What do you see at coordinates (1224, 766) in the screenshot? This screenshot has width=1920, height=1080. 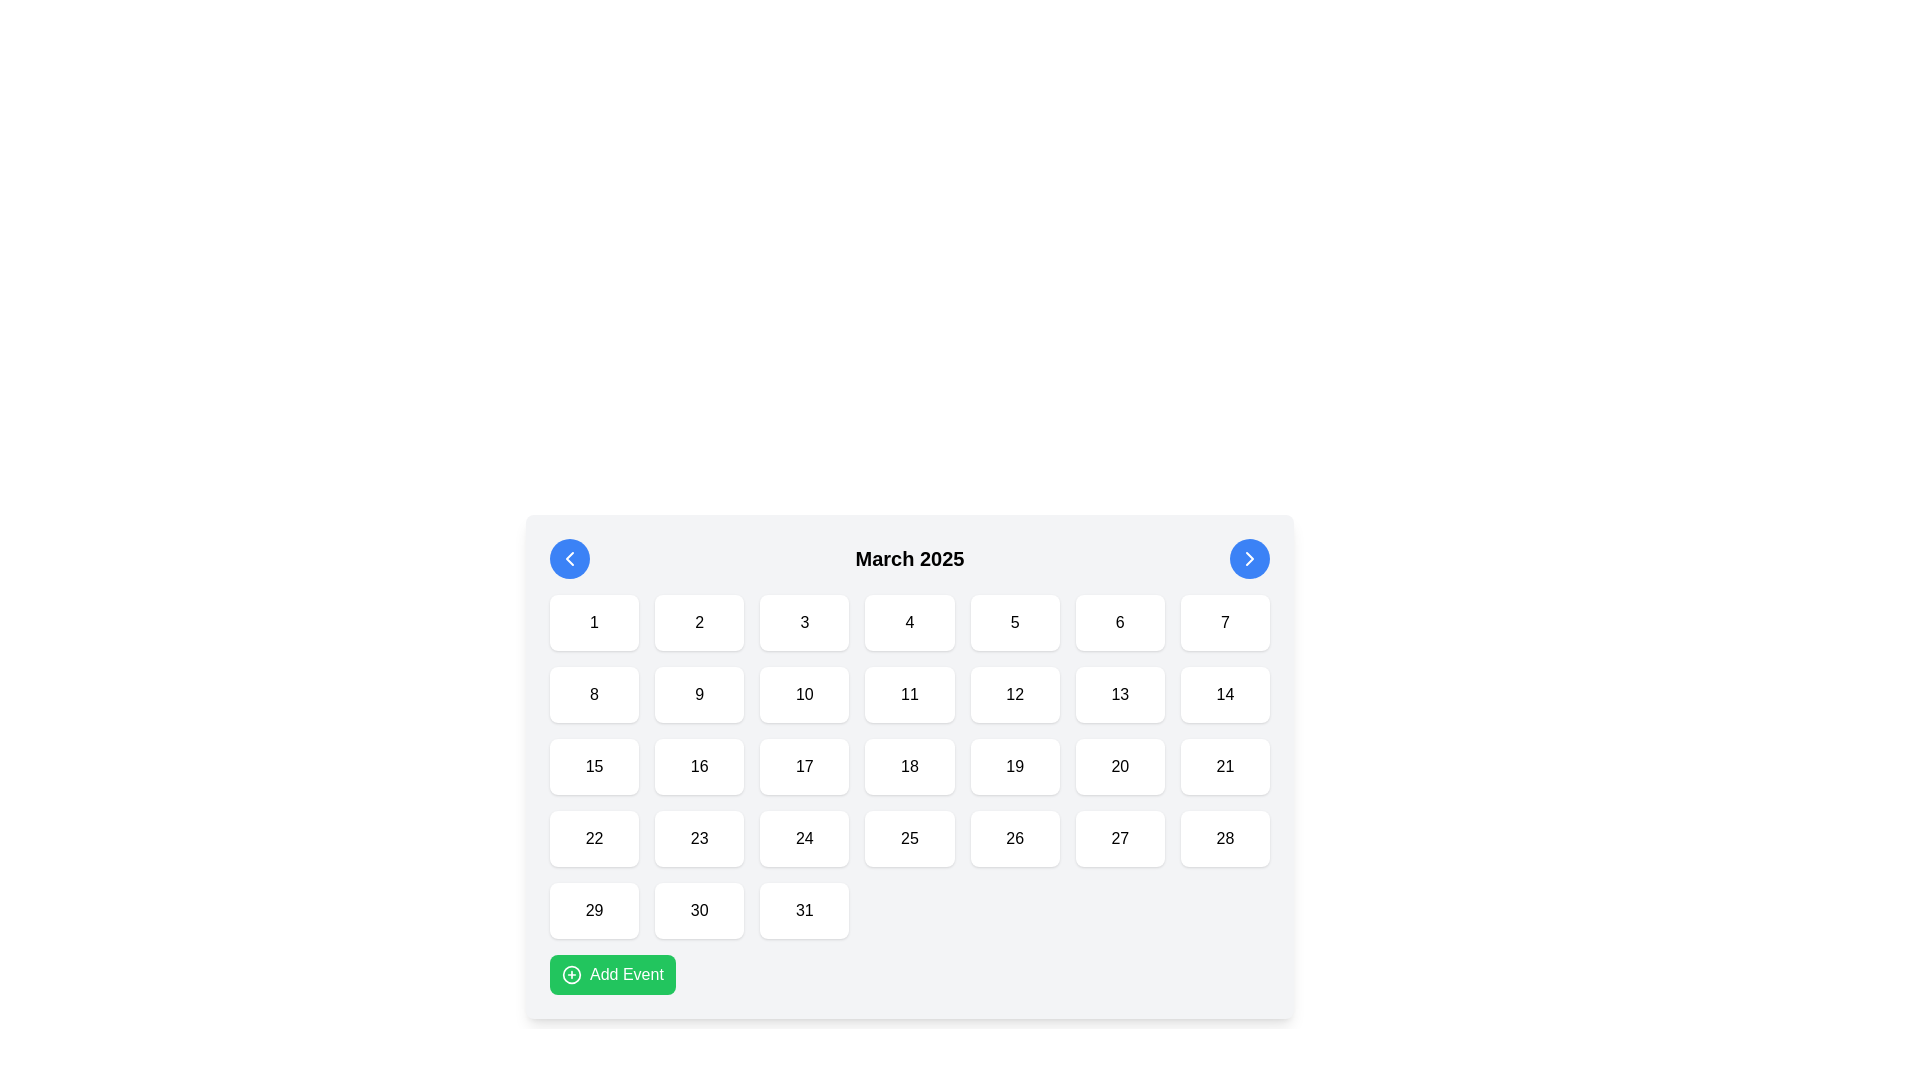 I see `the Calendar Day Cell representing the 21st day in the calendar, located in the sixth row and third column of the grid` at bounding box center [1224, 766].